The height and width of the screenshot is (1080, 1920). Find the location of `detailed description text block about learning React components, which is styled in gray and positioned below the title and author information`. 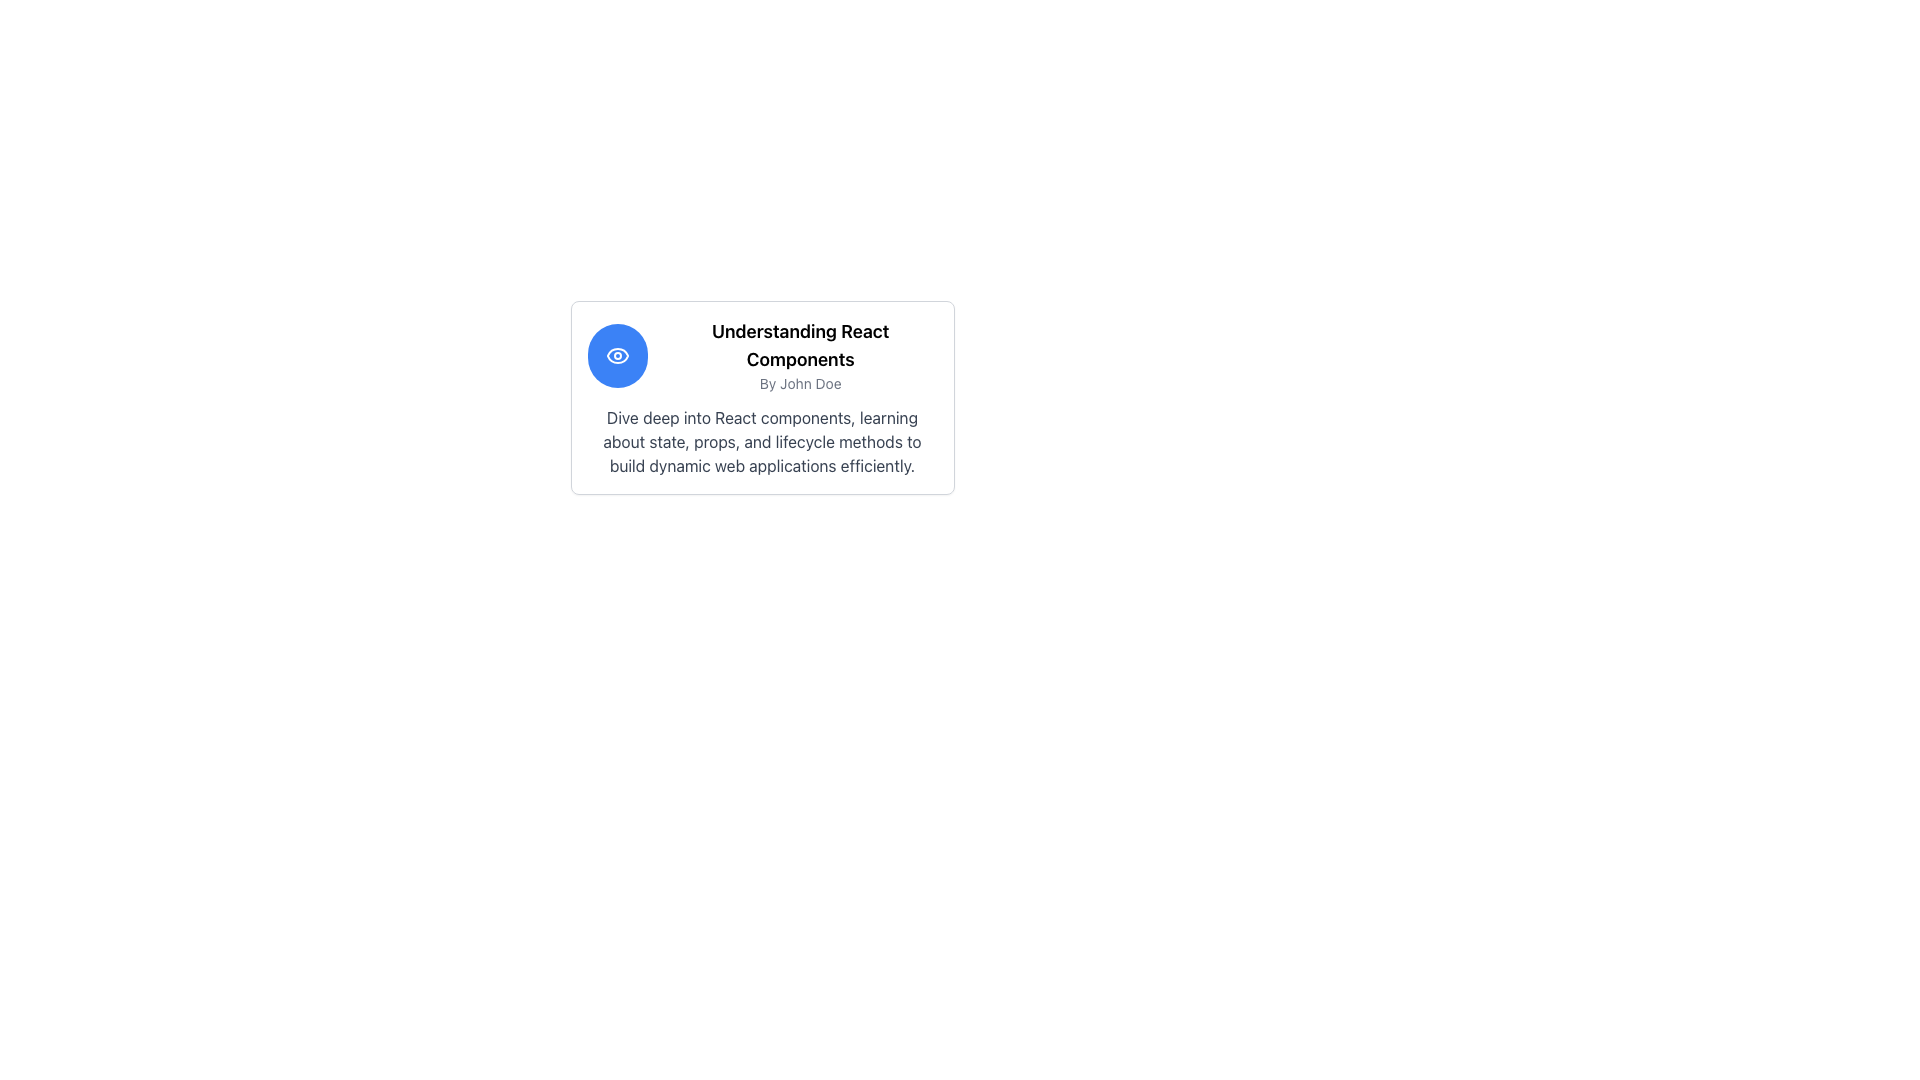

detailed description text block about learning React components, which is styled in gray and positioned below the title and author information is located at coordinates (761, 441).